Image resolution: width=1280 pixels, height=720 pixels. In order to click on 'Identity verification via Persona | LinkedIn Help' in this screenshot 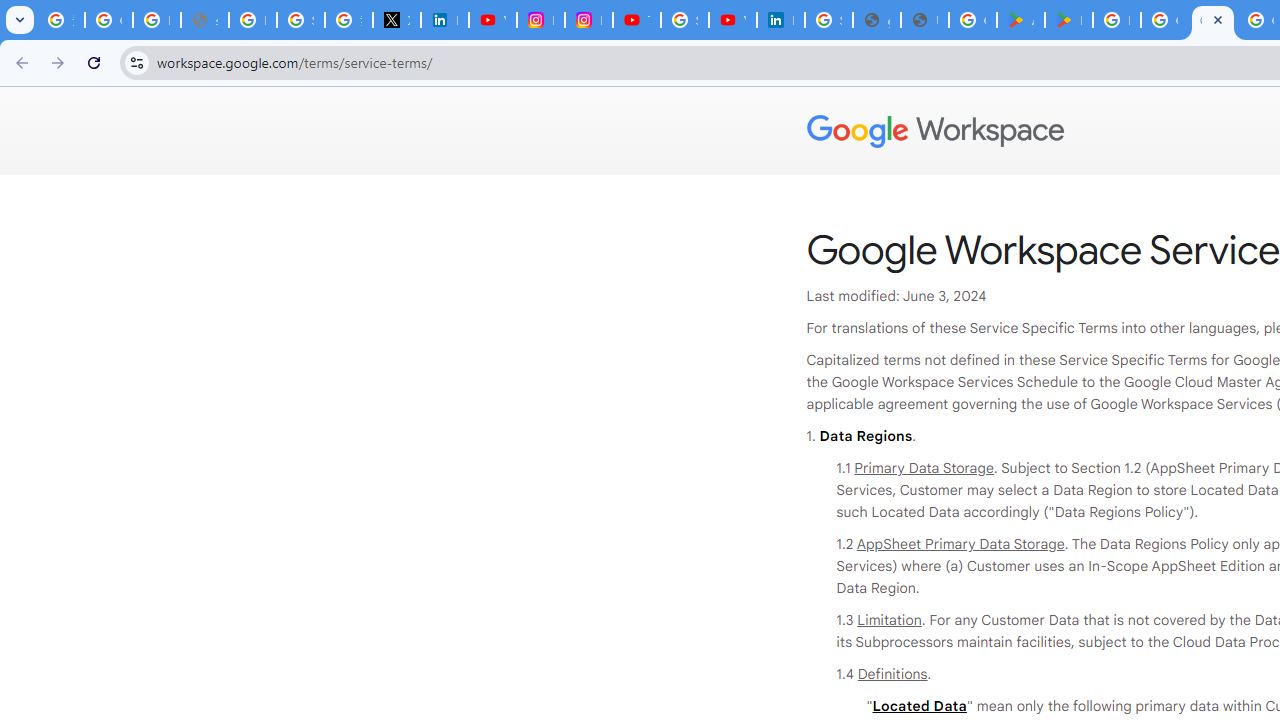, I will do `click(779, 20)`.